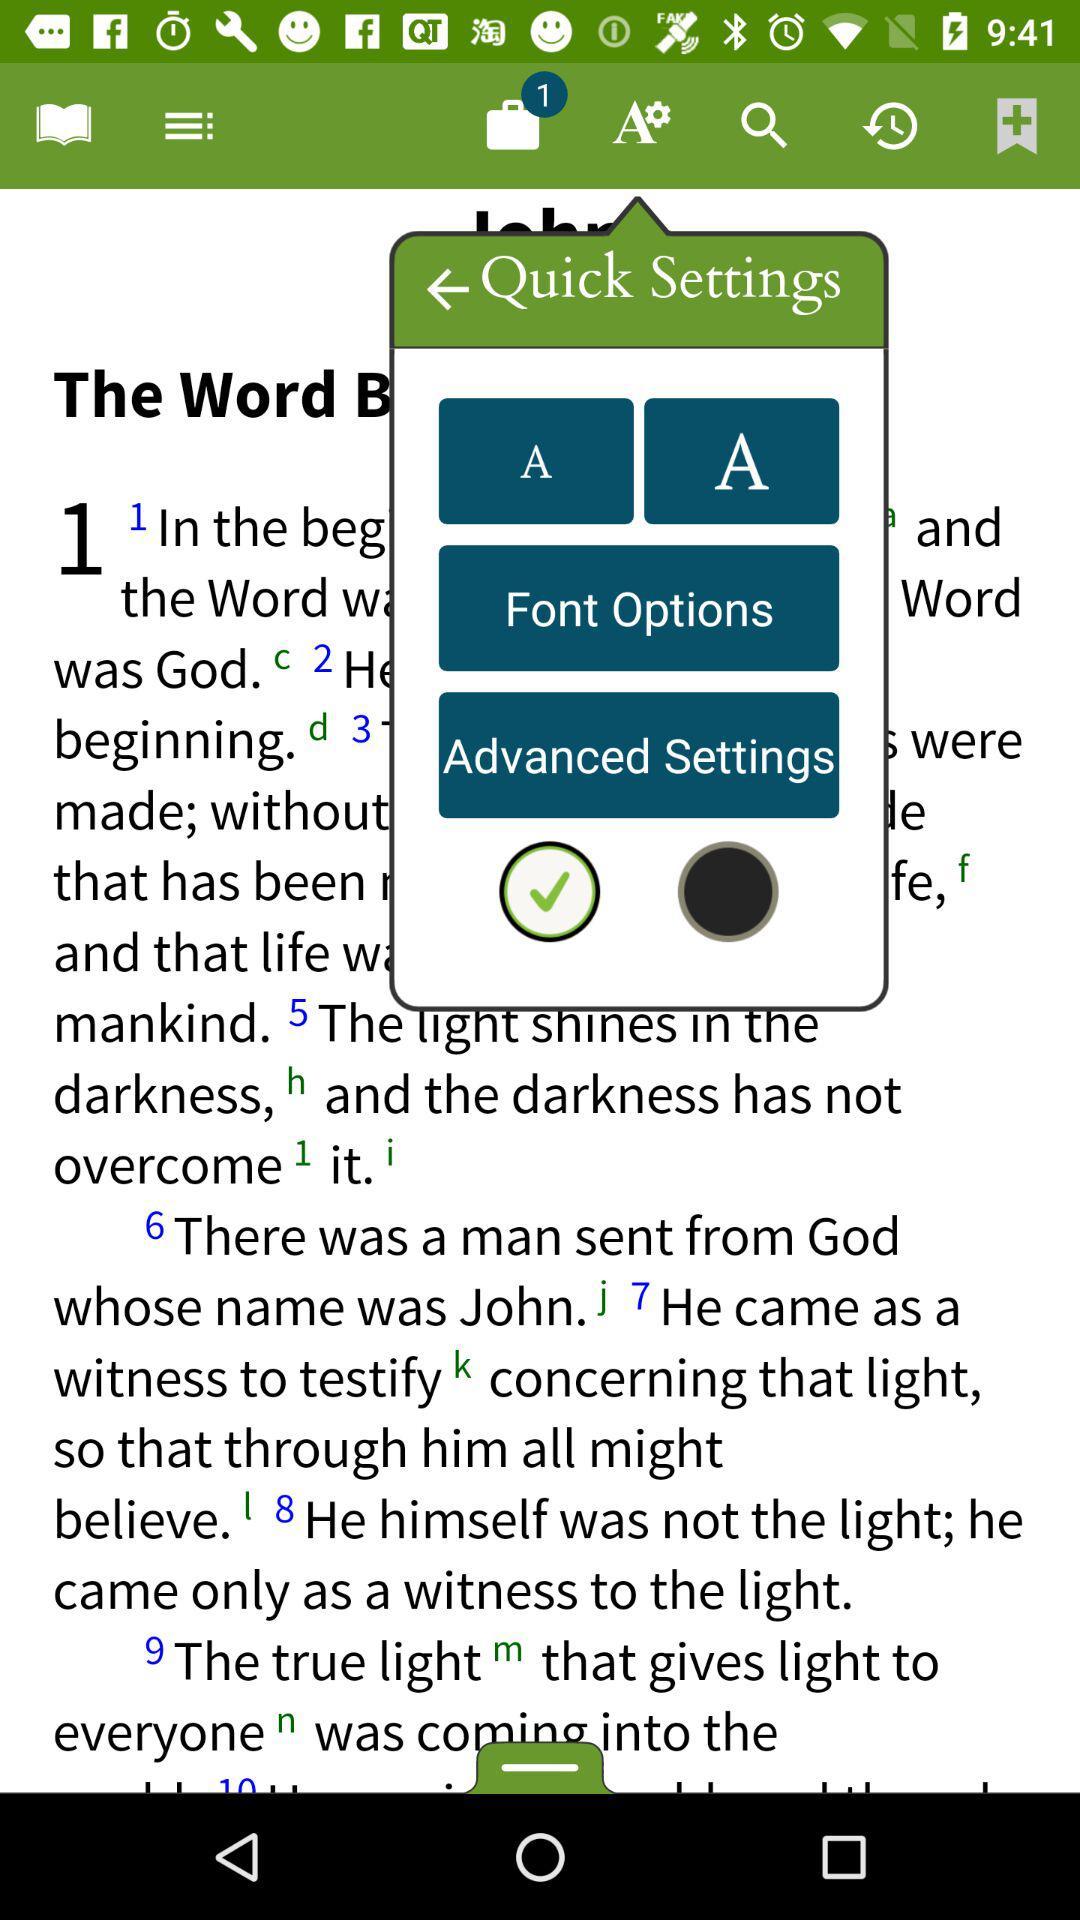 The image size is (1080, 1920). Describe the element at coordinates (890, 124) in the screenshot. I see `orange box flashing on timer sign` at that location.